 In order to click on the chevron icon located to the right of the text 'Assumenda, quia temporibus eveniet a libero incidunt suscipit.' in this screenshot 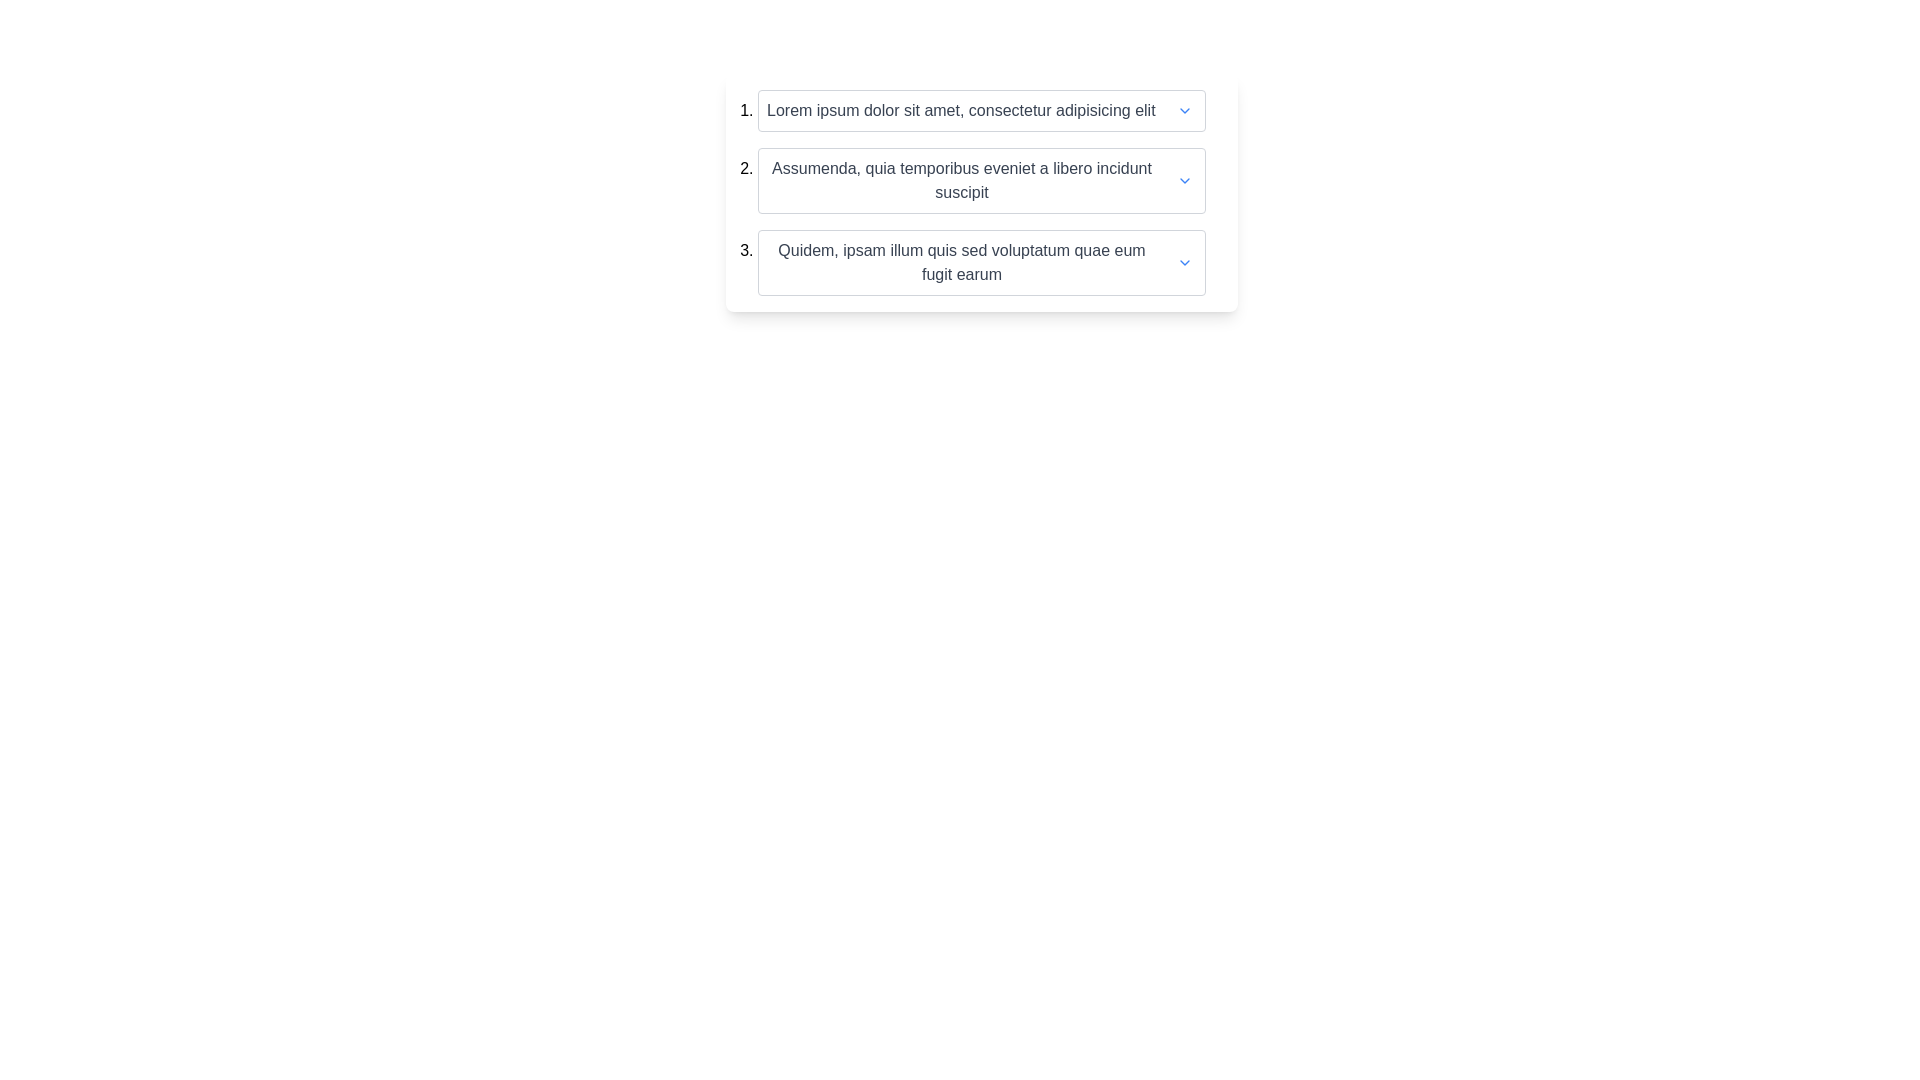, I will do `click(1185, 181)`.